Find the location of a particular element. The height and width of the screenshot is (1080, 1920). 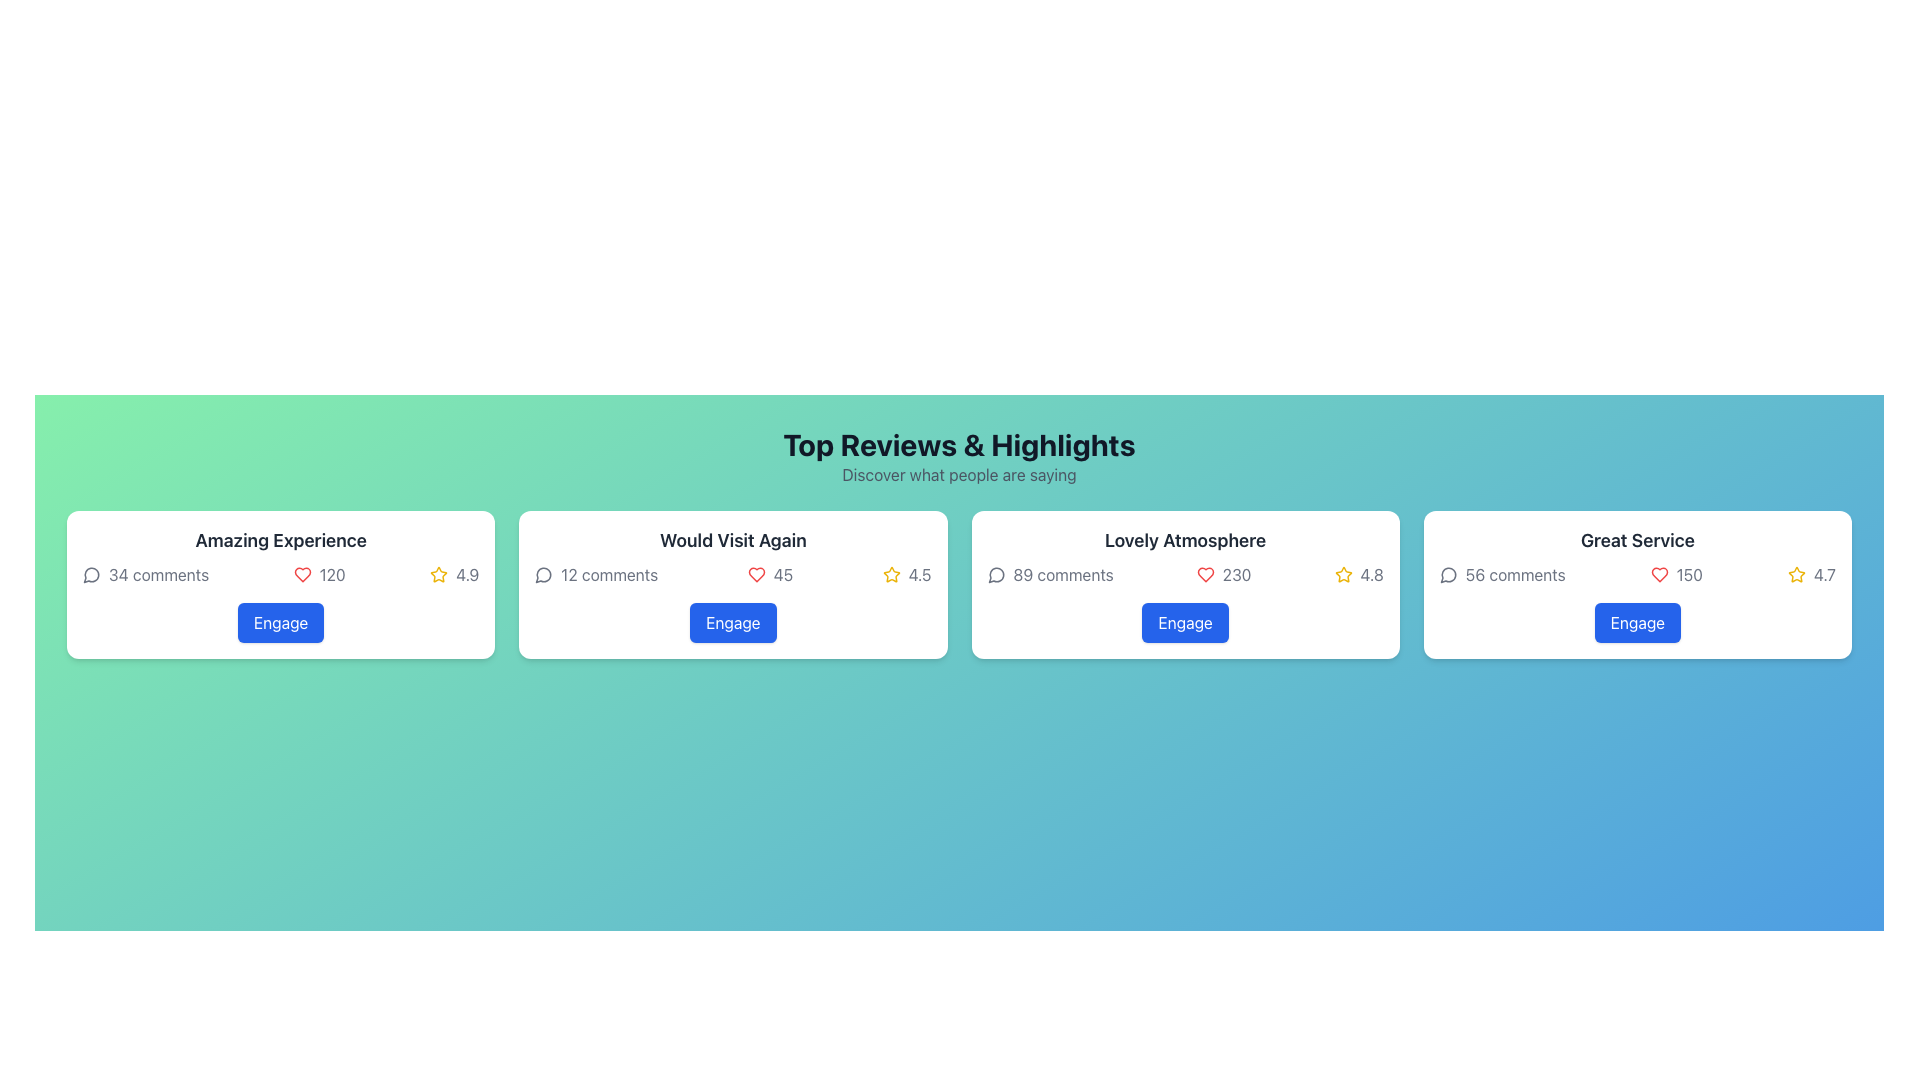

the text header that reads 'Top Reviews & Highlights', which is centrally located at the top of the section and displayed in bold black font against a light gradient background is located at coordinates (958, 443).